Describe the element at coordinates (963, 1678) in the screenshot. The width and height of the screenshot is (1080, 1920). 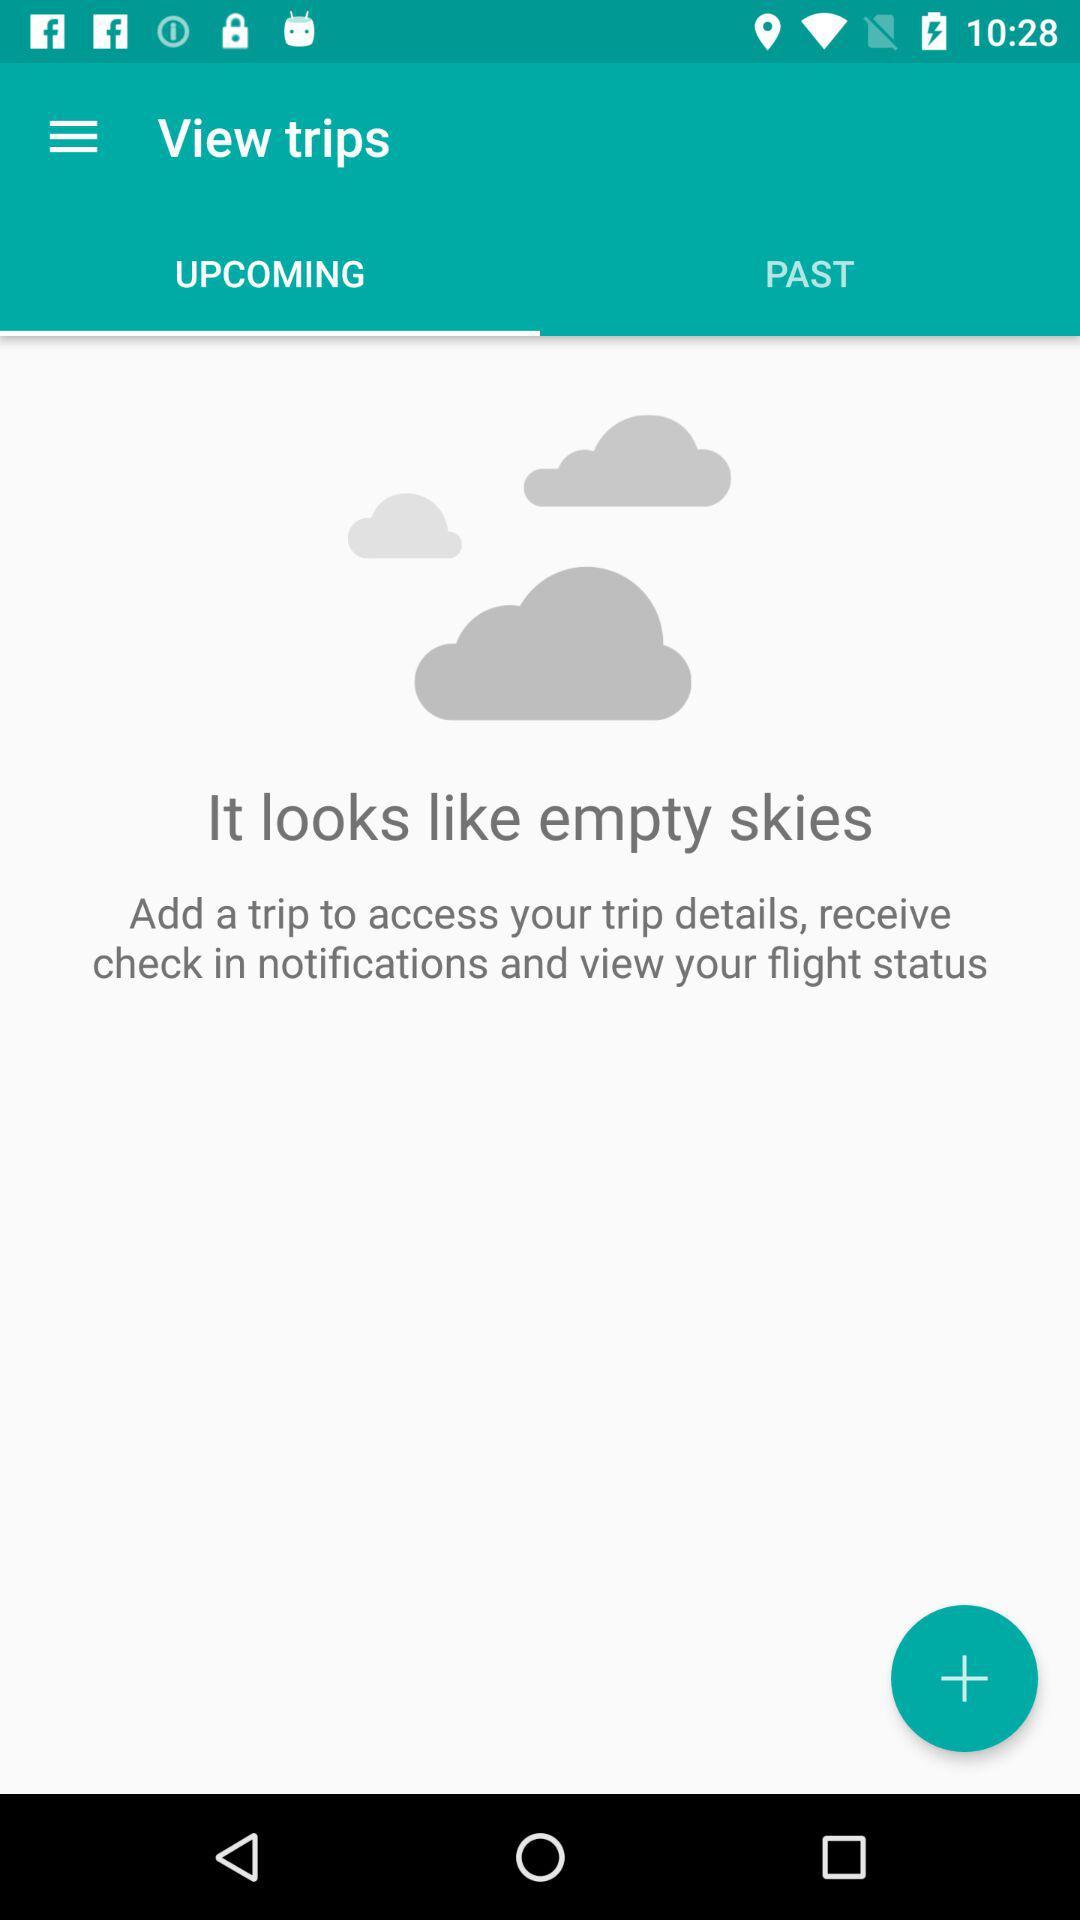
I see `the add icon` at that location.